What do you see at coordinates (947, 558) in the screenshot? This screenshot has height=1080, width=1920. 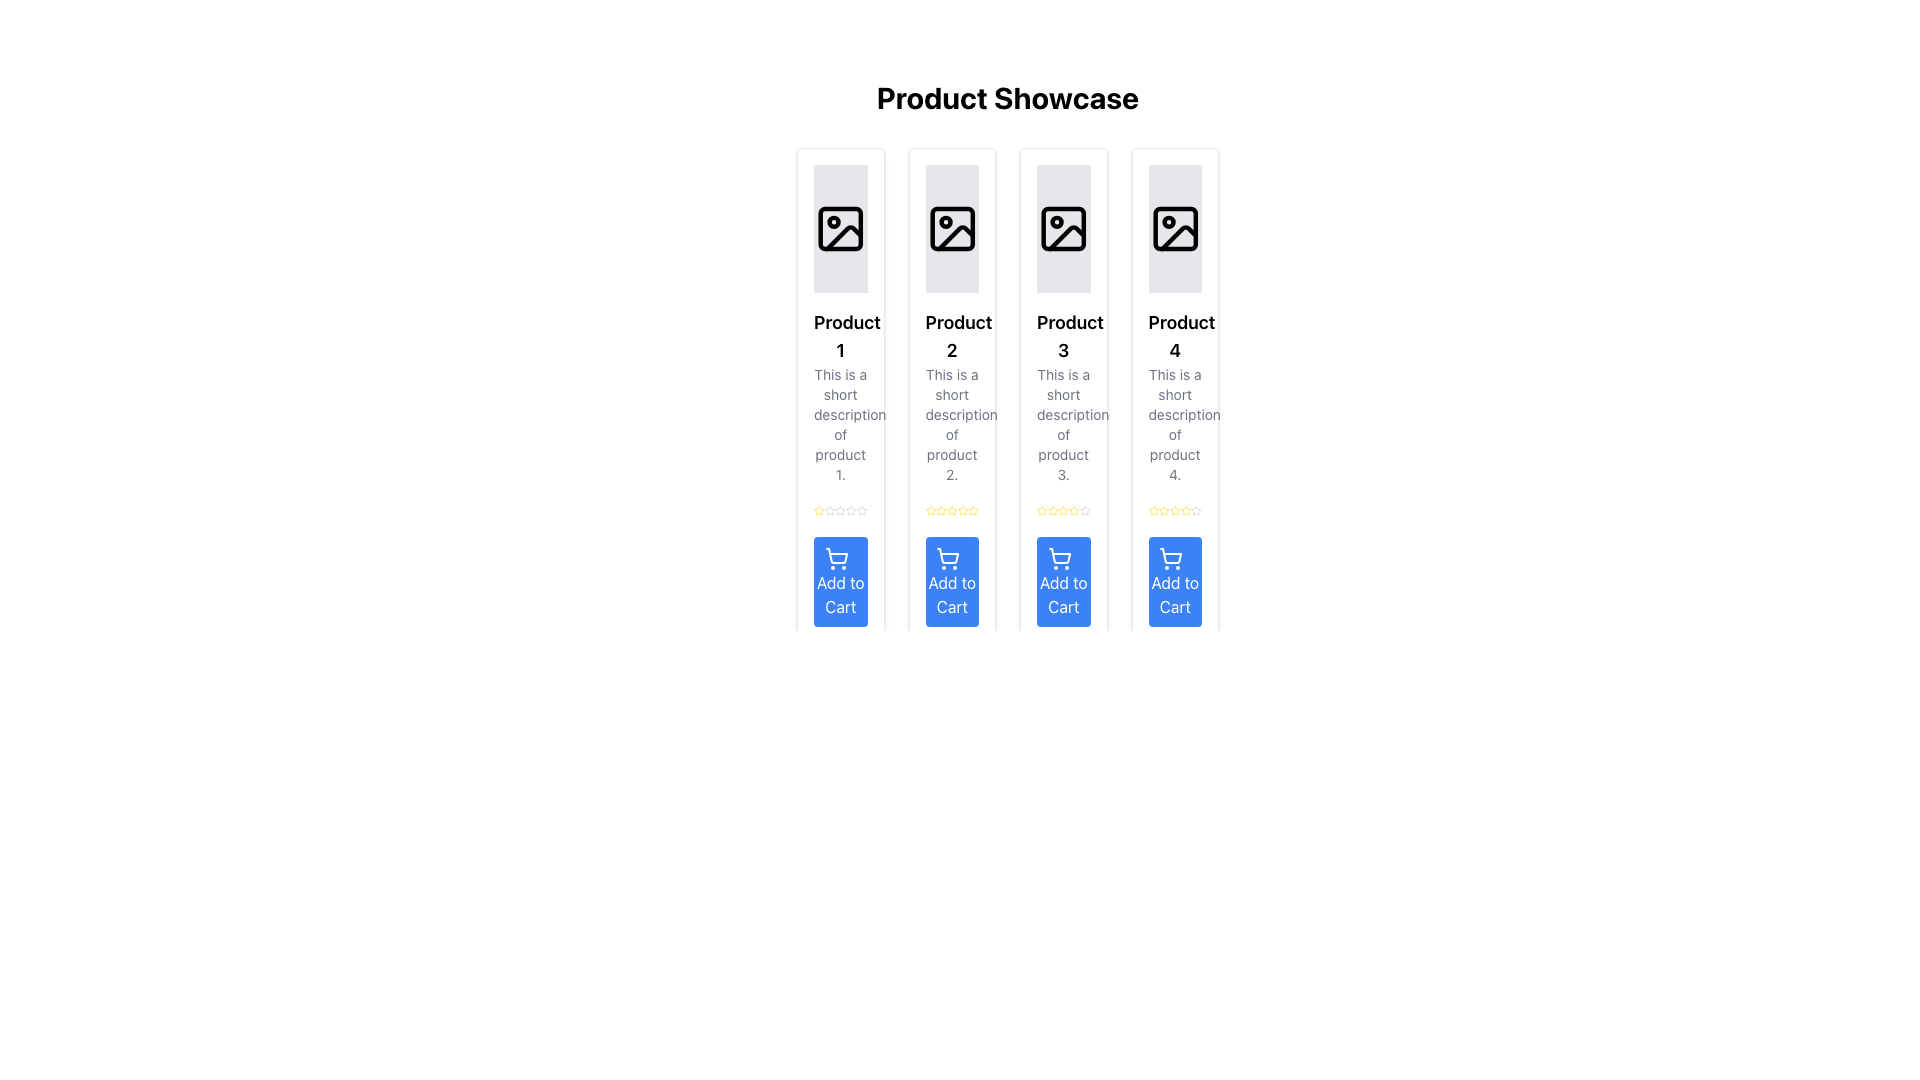 I see `the shopping cart icon located within the 'Add to Cart' button of the third product card in the grid` at bounding box center [947, 558].